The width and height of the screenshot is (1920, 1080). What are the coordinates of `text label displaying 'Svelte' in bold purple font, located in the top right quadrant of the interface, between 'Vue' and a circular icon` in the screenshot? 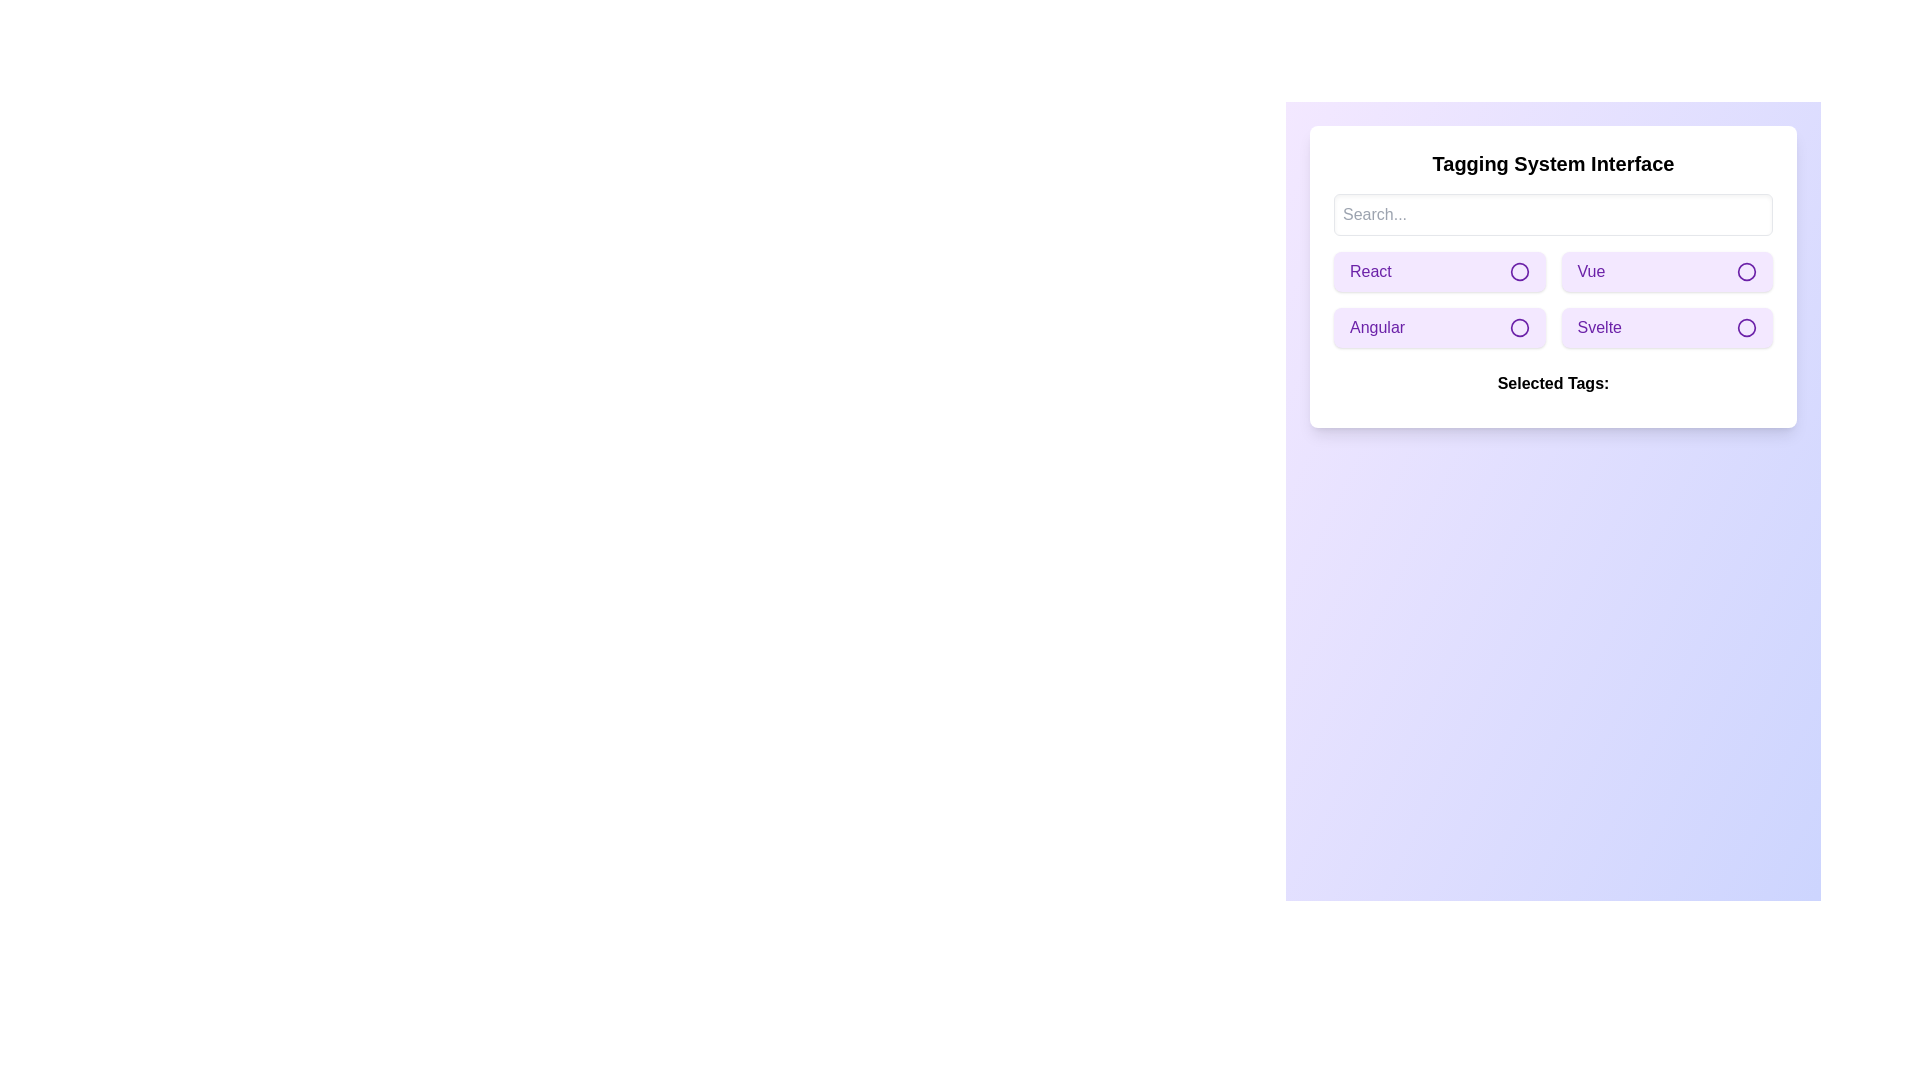 It's located at (1598, 326).